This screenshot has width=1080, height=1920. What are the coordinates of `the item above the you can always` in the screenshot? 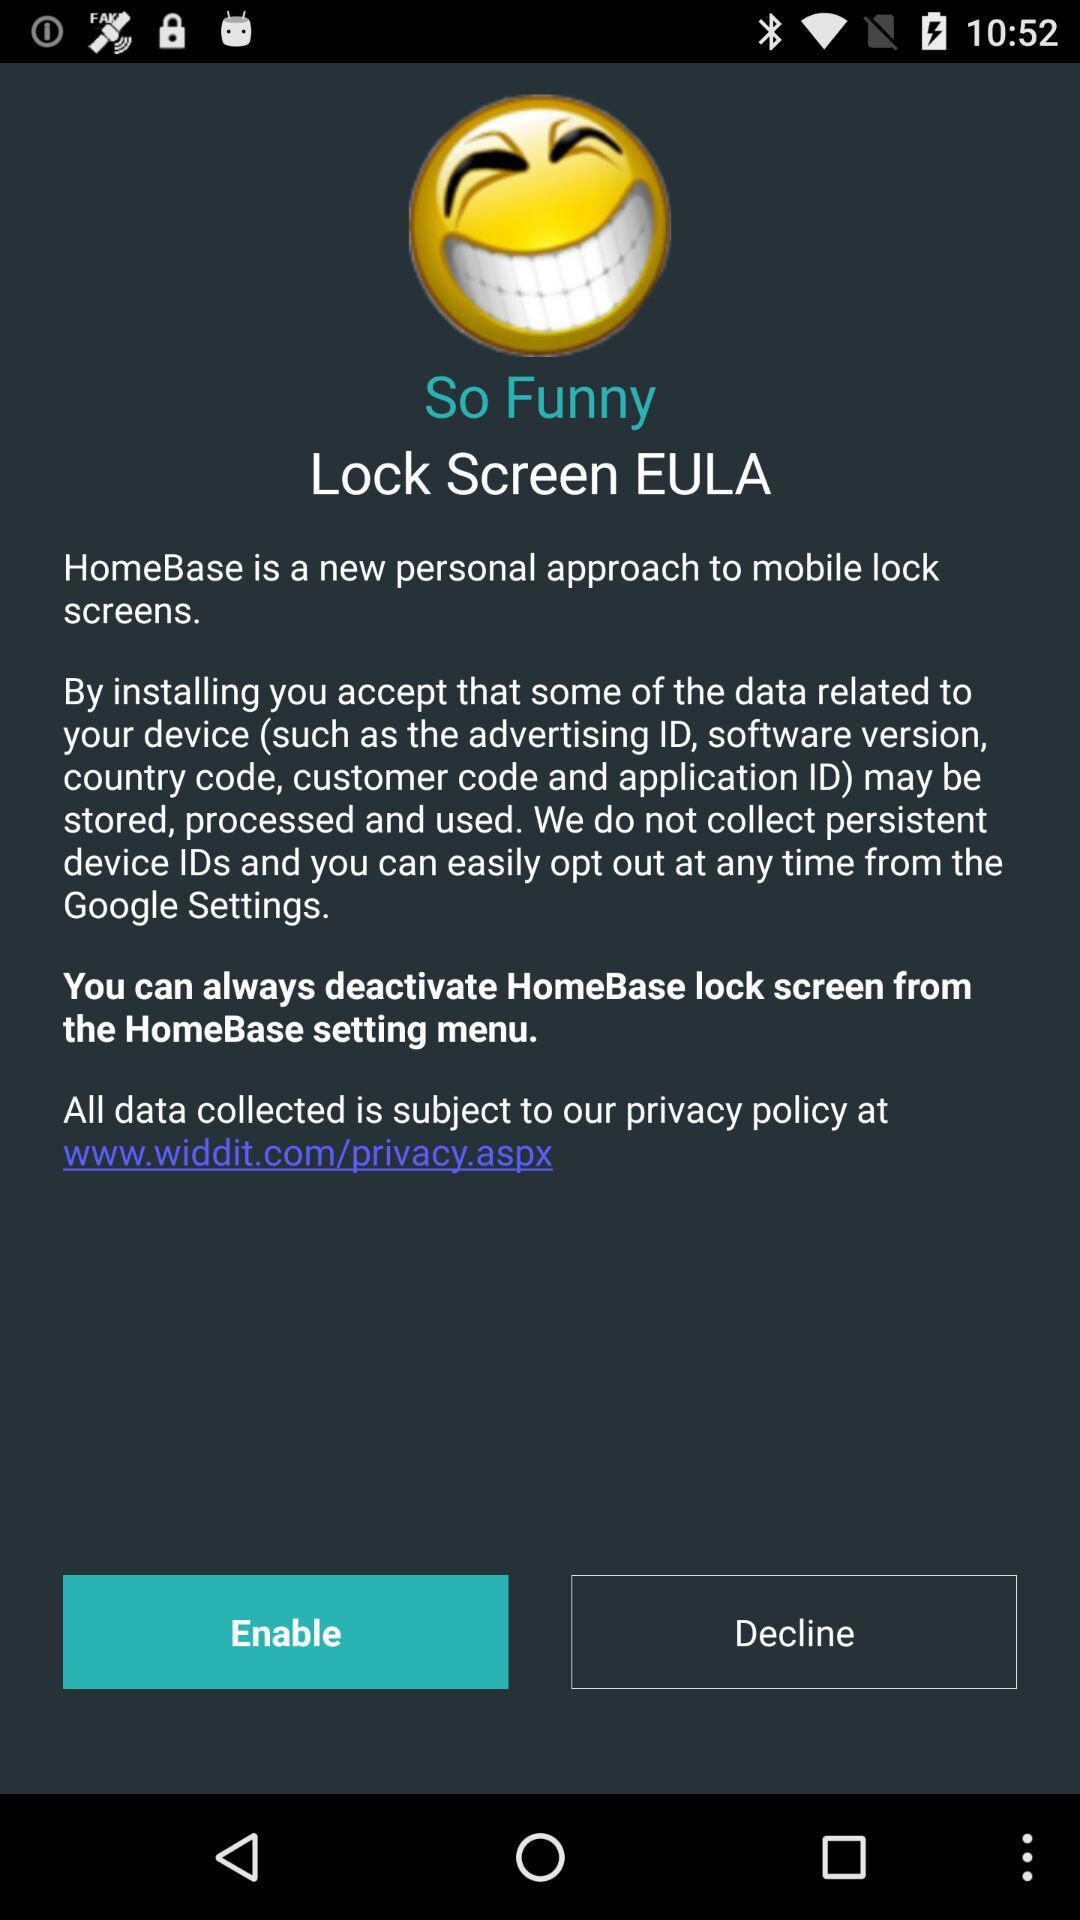 It's located at (540, 795).